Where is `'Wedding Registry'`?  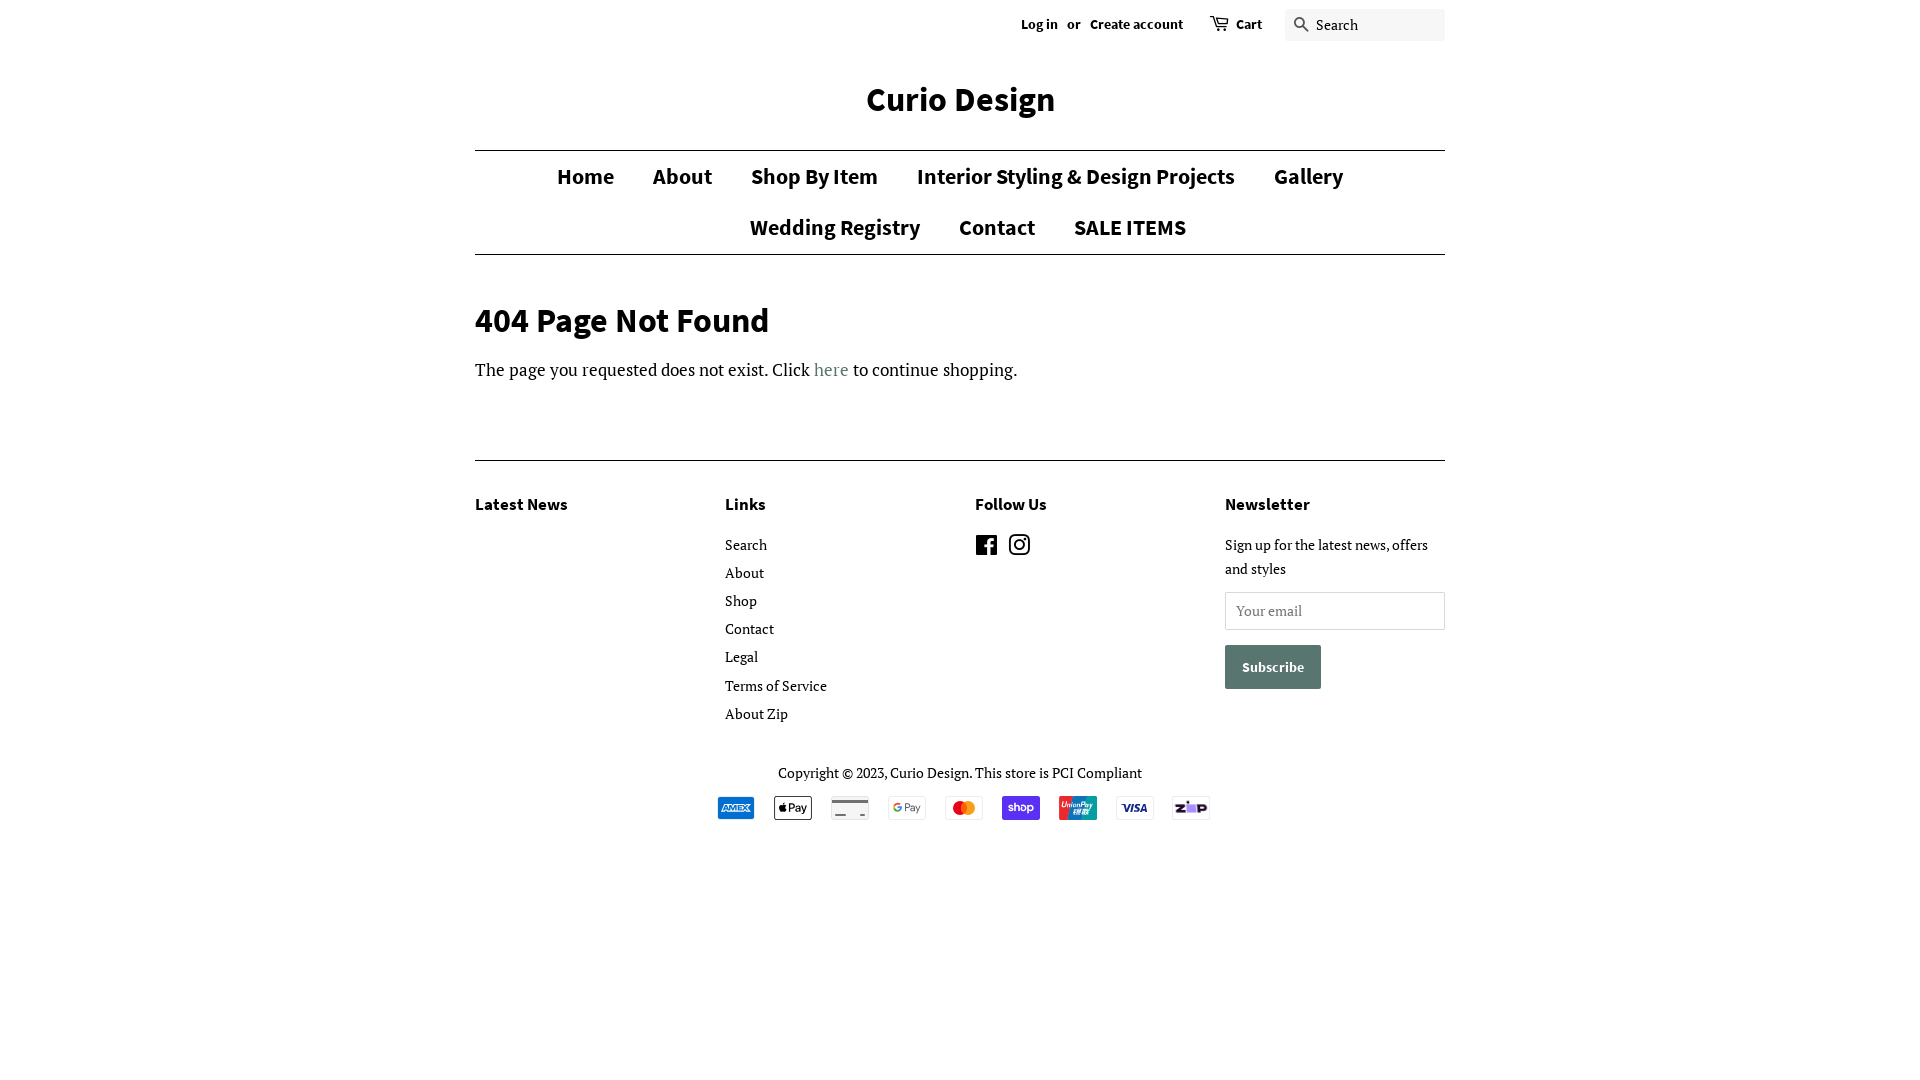
'Wedding Registry' is located at coordinates (733, 226).